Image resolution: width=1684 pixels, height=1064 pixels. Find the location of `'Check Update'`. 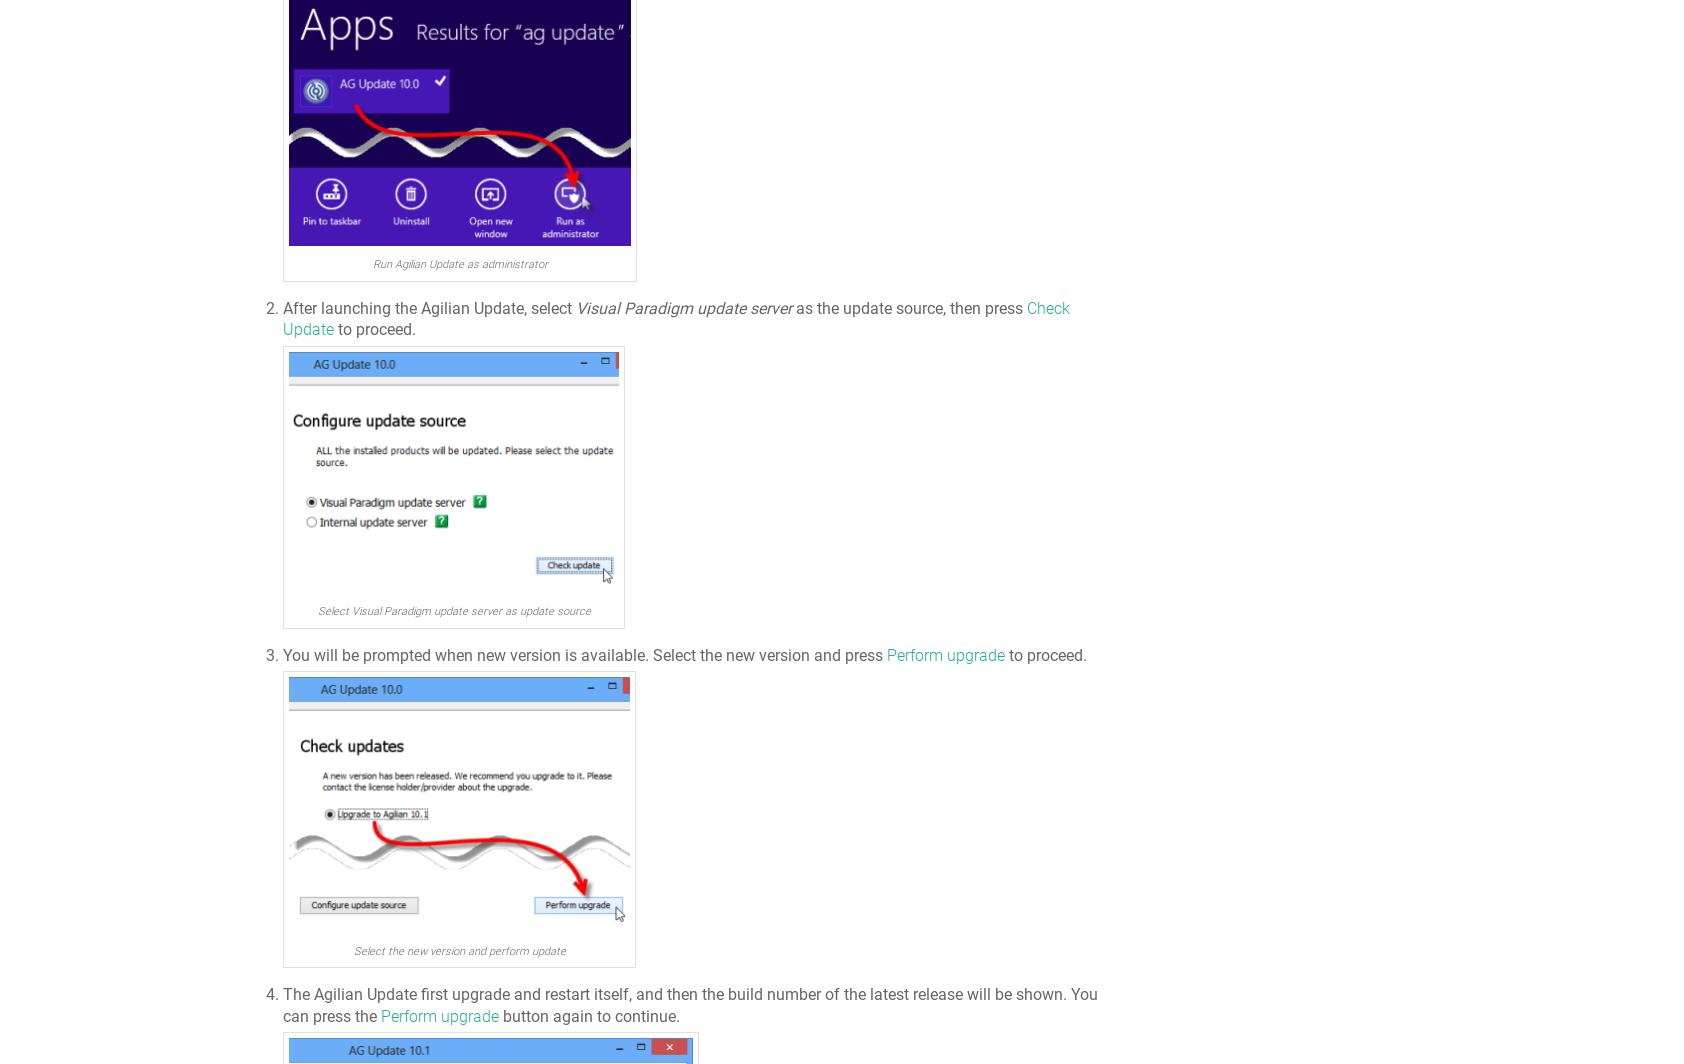

'Check Update' is located at coordinates (283, 318).